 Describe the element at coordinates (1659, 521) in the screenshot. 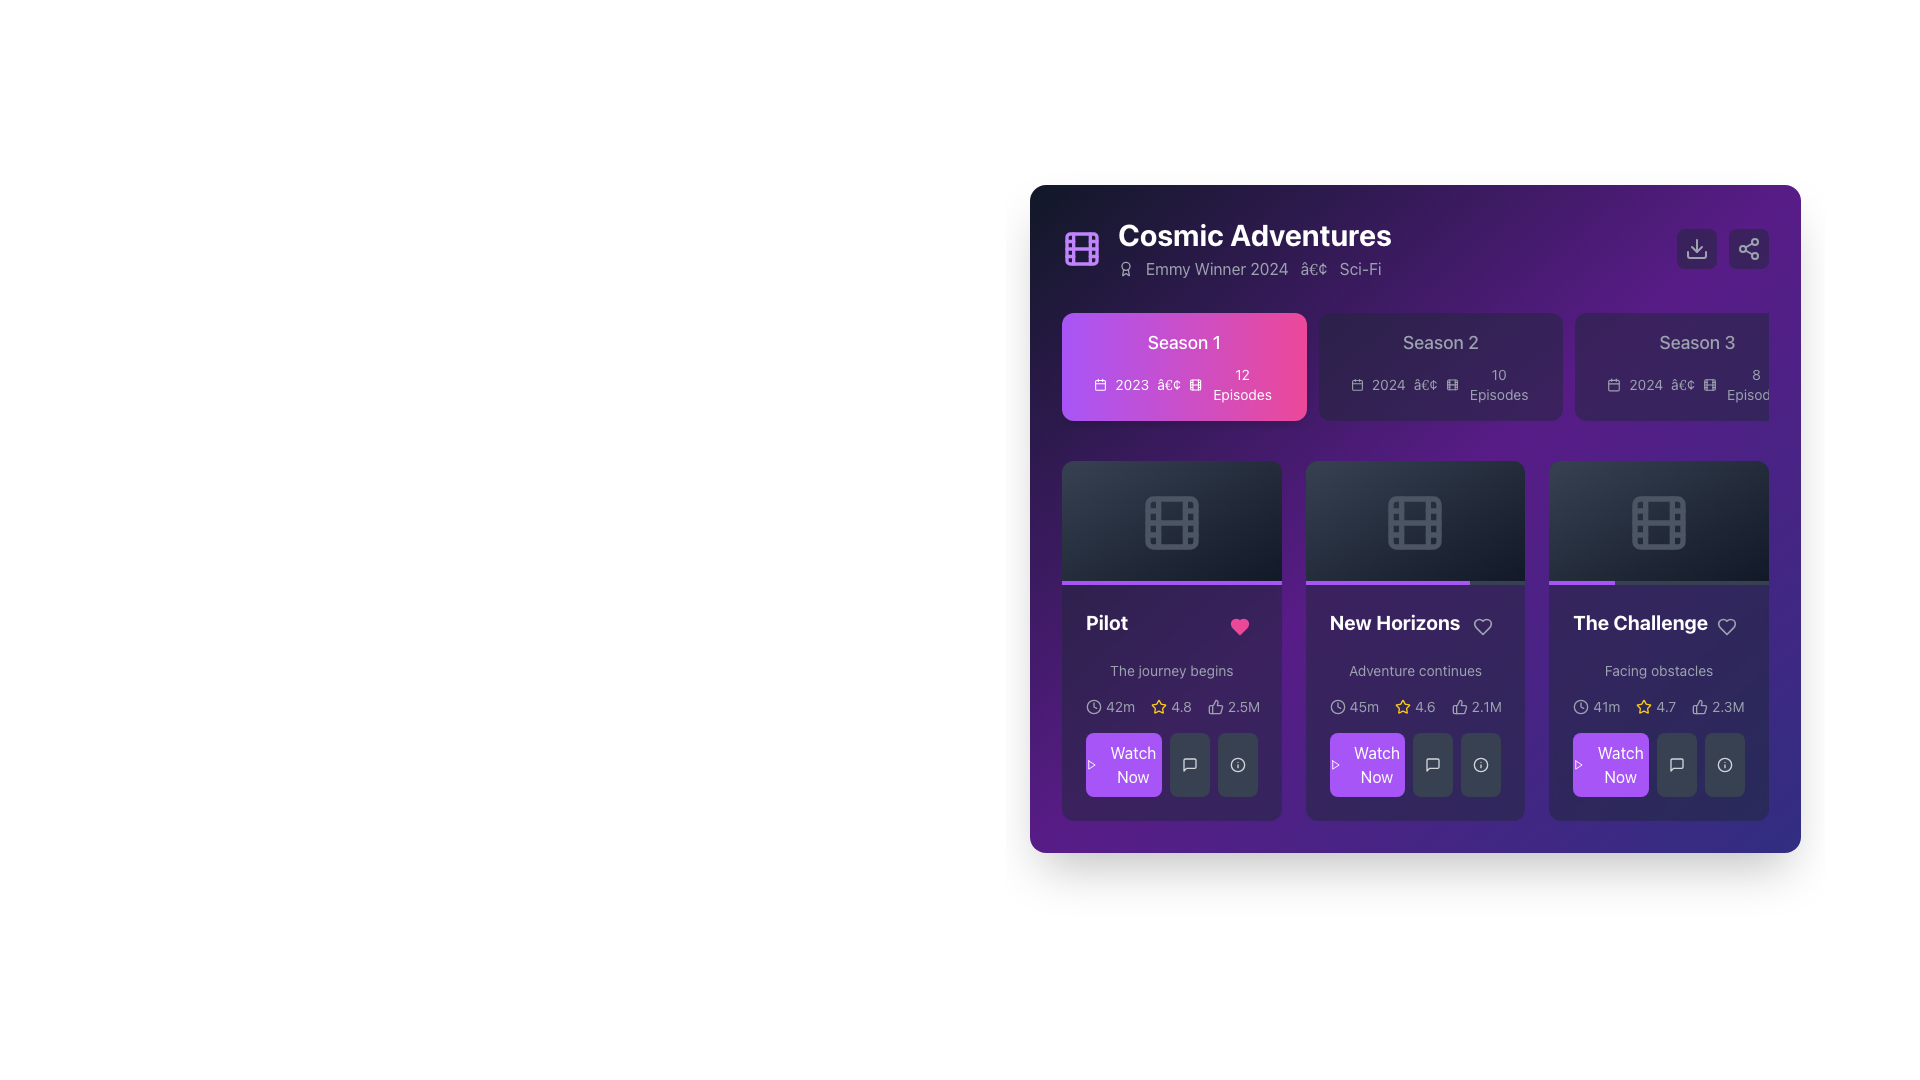

I see `the gray filmstrip icon located in the rightmost card of the second row, under 'The Challenge'` at that location.